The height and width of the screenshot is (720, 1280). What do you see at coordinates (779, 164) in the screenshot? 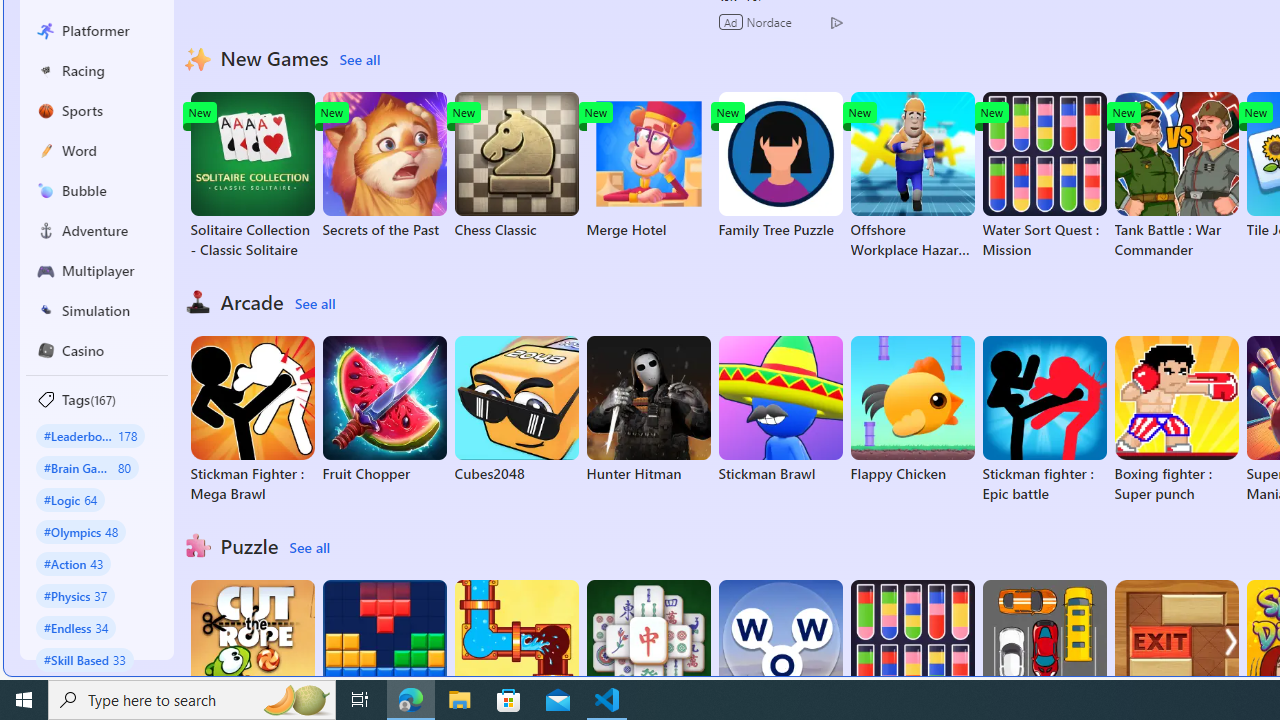
I see `'Family Tree Puzzle'` at bounding box center [779, 164].